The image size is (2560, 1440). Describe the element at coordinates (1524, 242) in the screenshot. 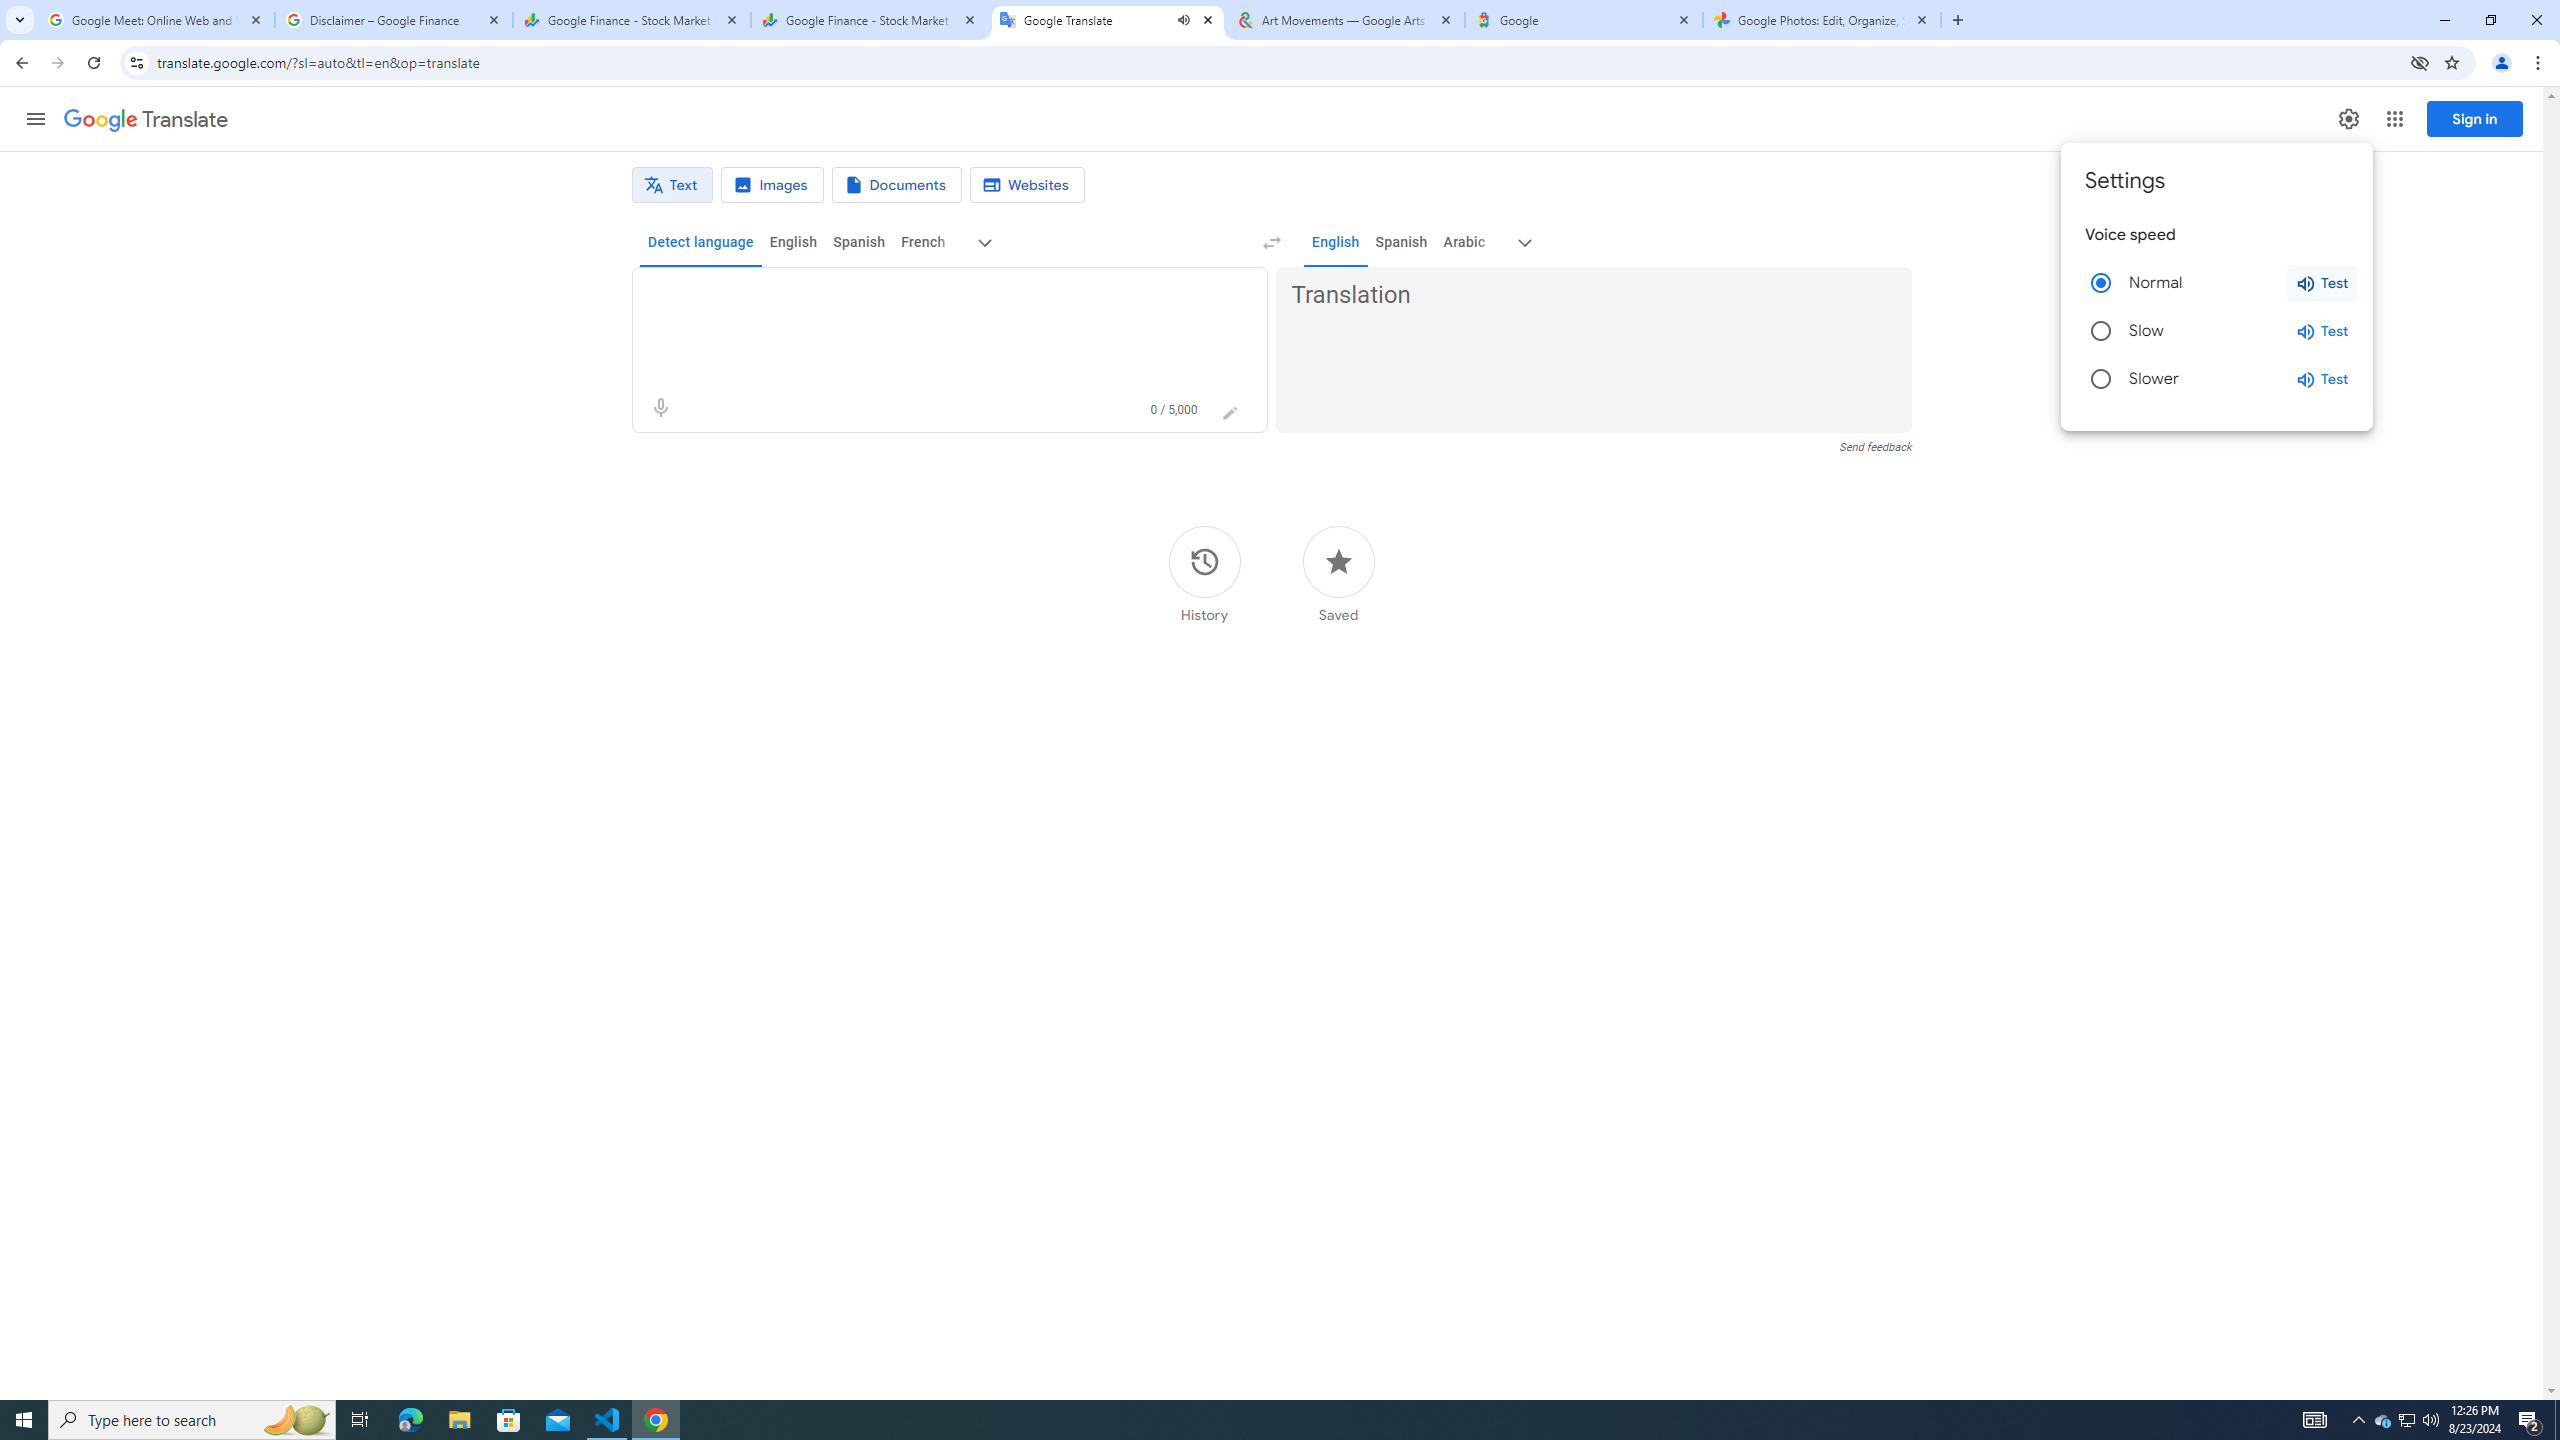

I see `'More target languages'` at that location.